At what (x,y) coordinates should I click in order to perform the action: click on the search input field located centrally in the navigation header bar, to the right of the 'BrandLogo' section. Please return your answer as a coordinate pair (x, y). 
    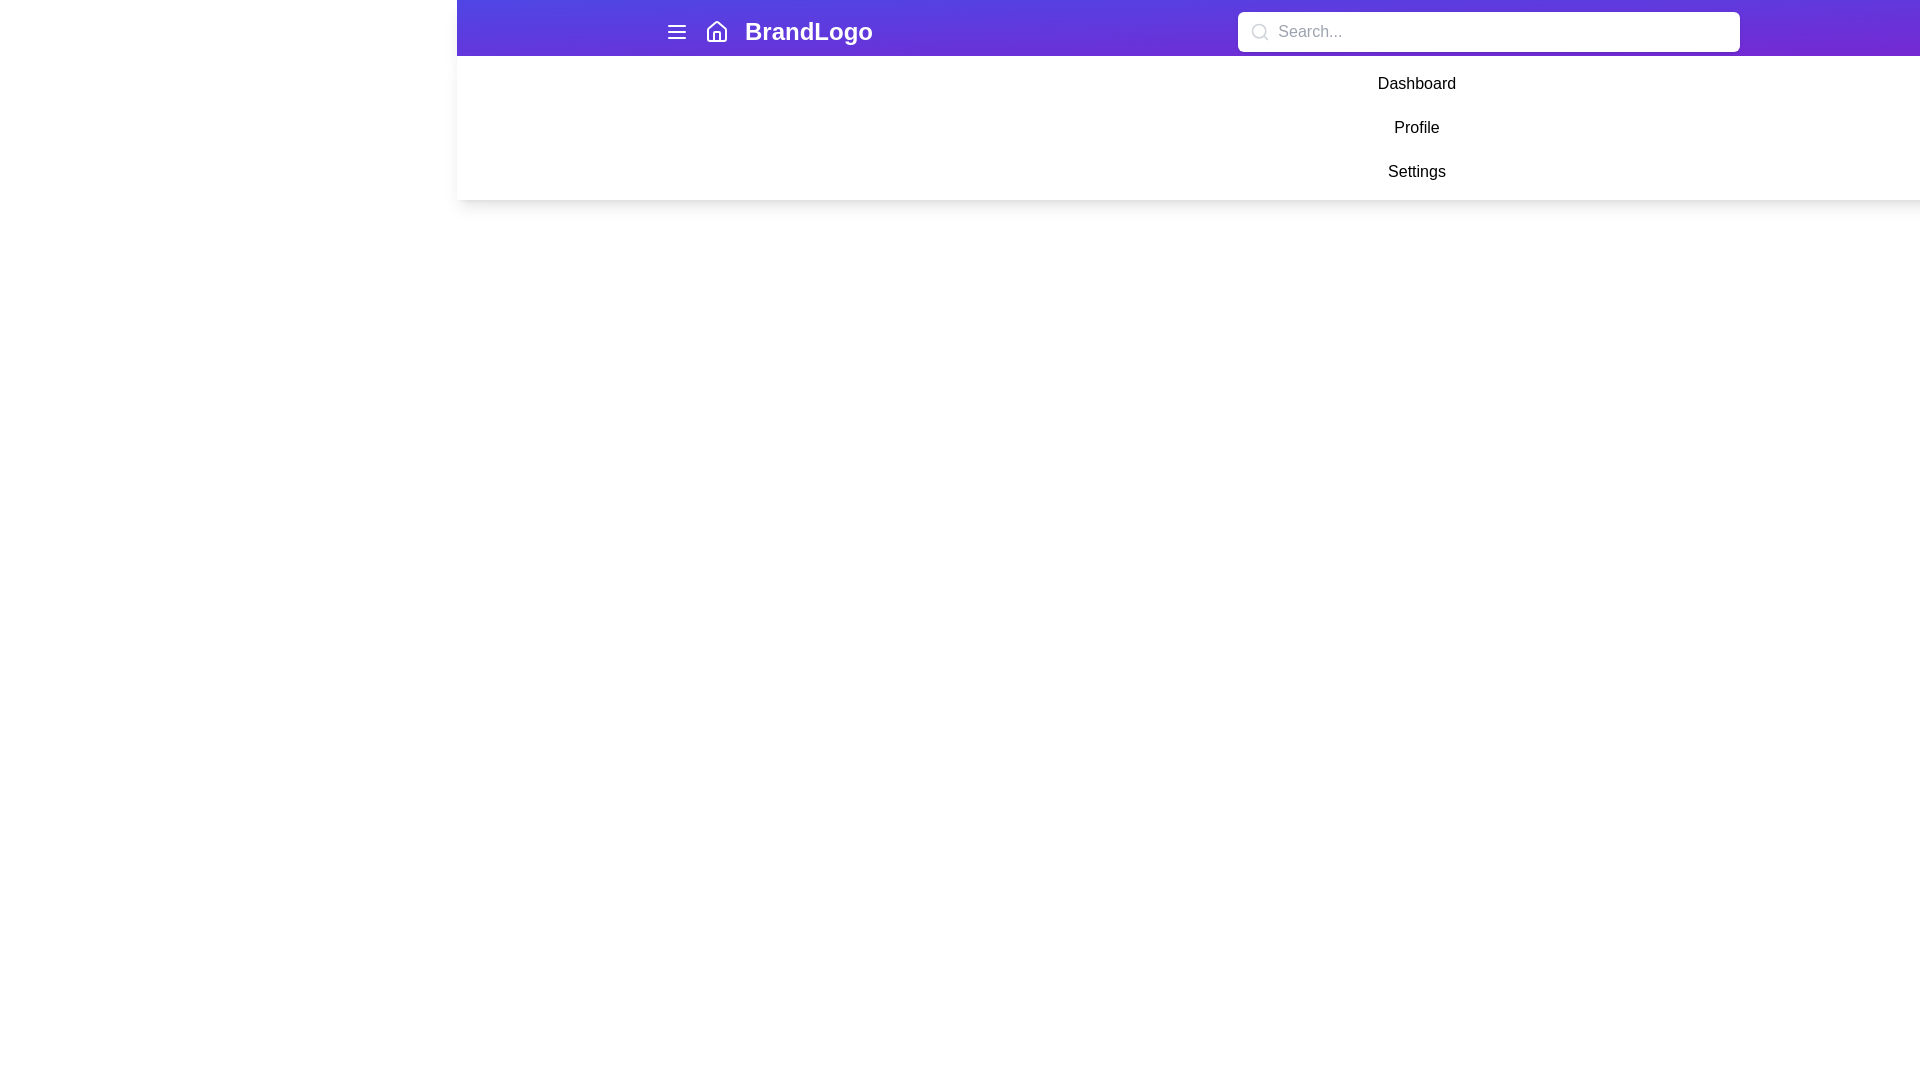
    Looking at the image, I should click on (1488, 31).